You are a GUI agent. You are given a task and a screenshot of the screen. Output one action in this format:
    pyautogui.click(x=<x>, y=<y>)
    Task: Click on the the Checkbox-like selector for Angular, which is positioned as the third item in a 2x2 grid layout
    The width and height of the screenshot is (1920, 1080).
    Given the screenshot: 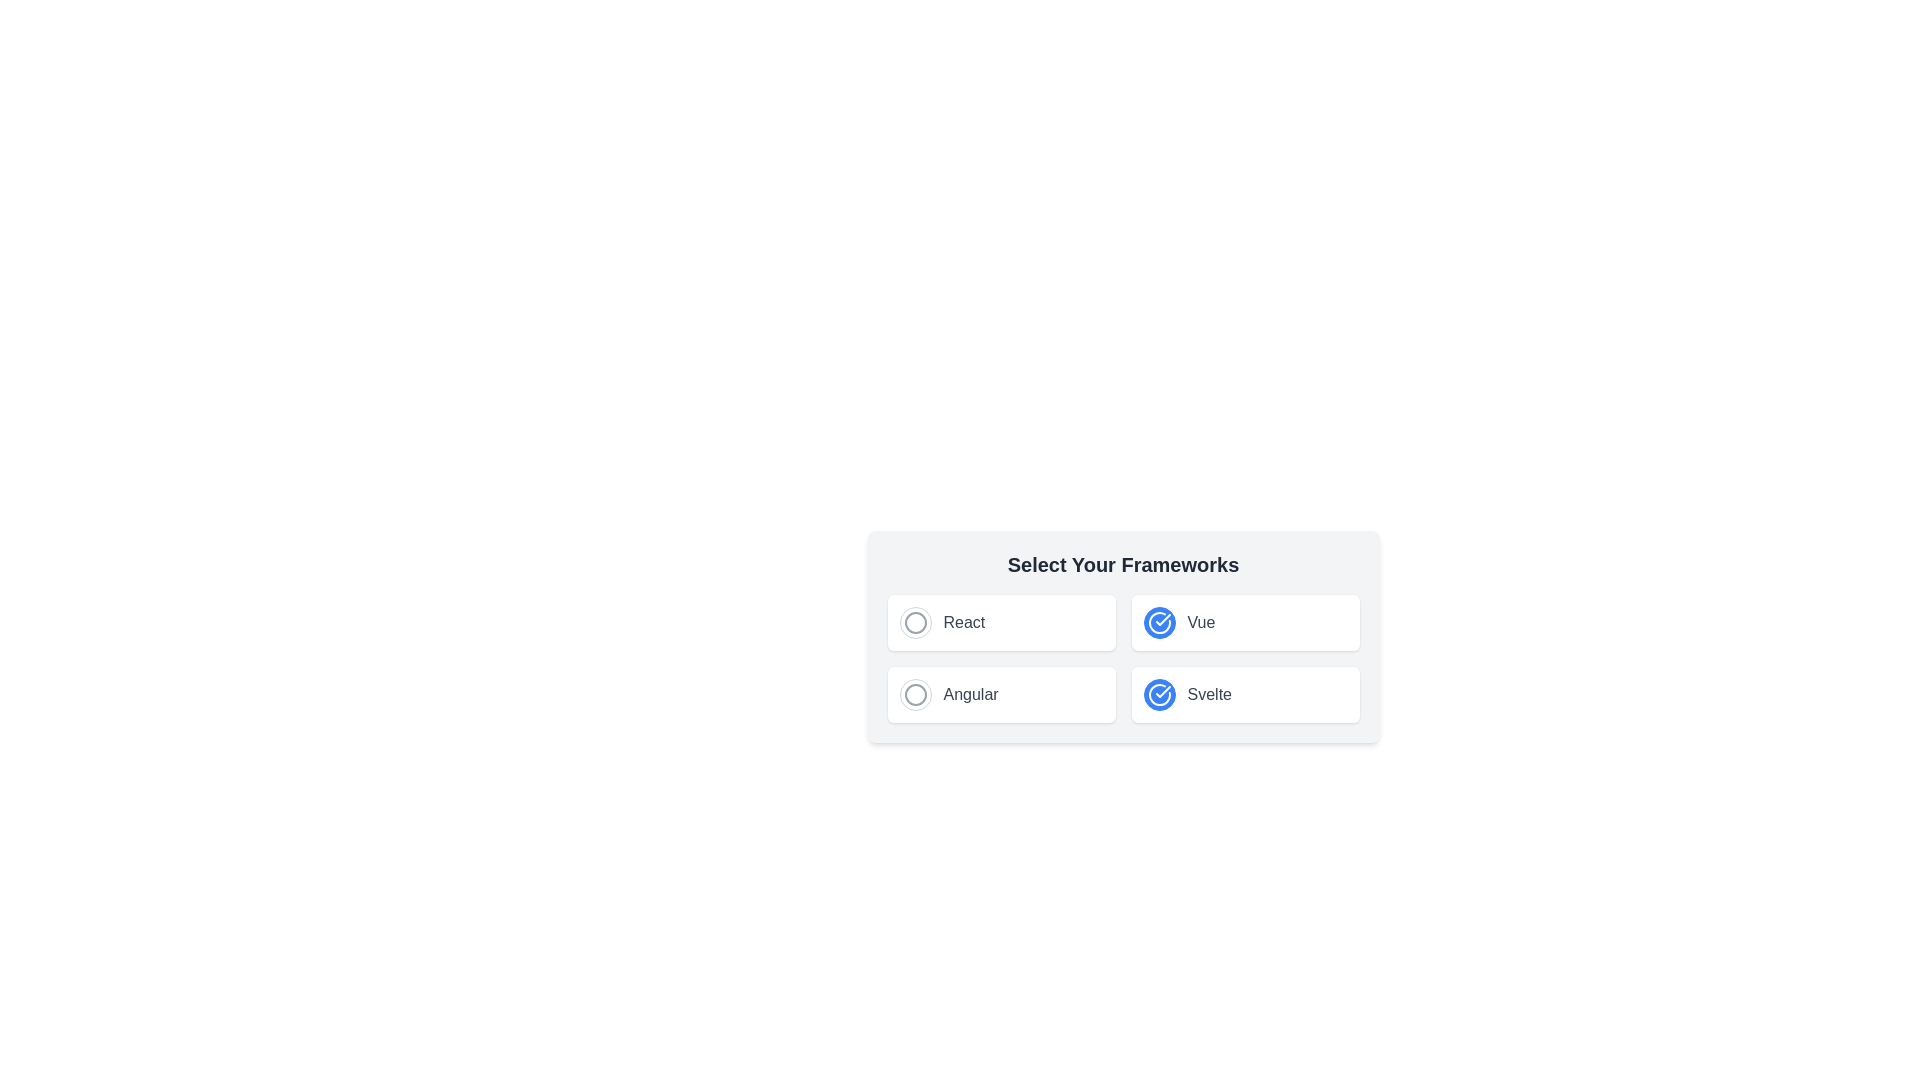 What is the action you would take?
    pyautogui.click(x=1001, y=693)
    